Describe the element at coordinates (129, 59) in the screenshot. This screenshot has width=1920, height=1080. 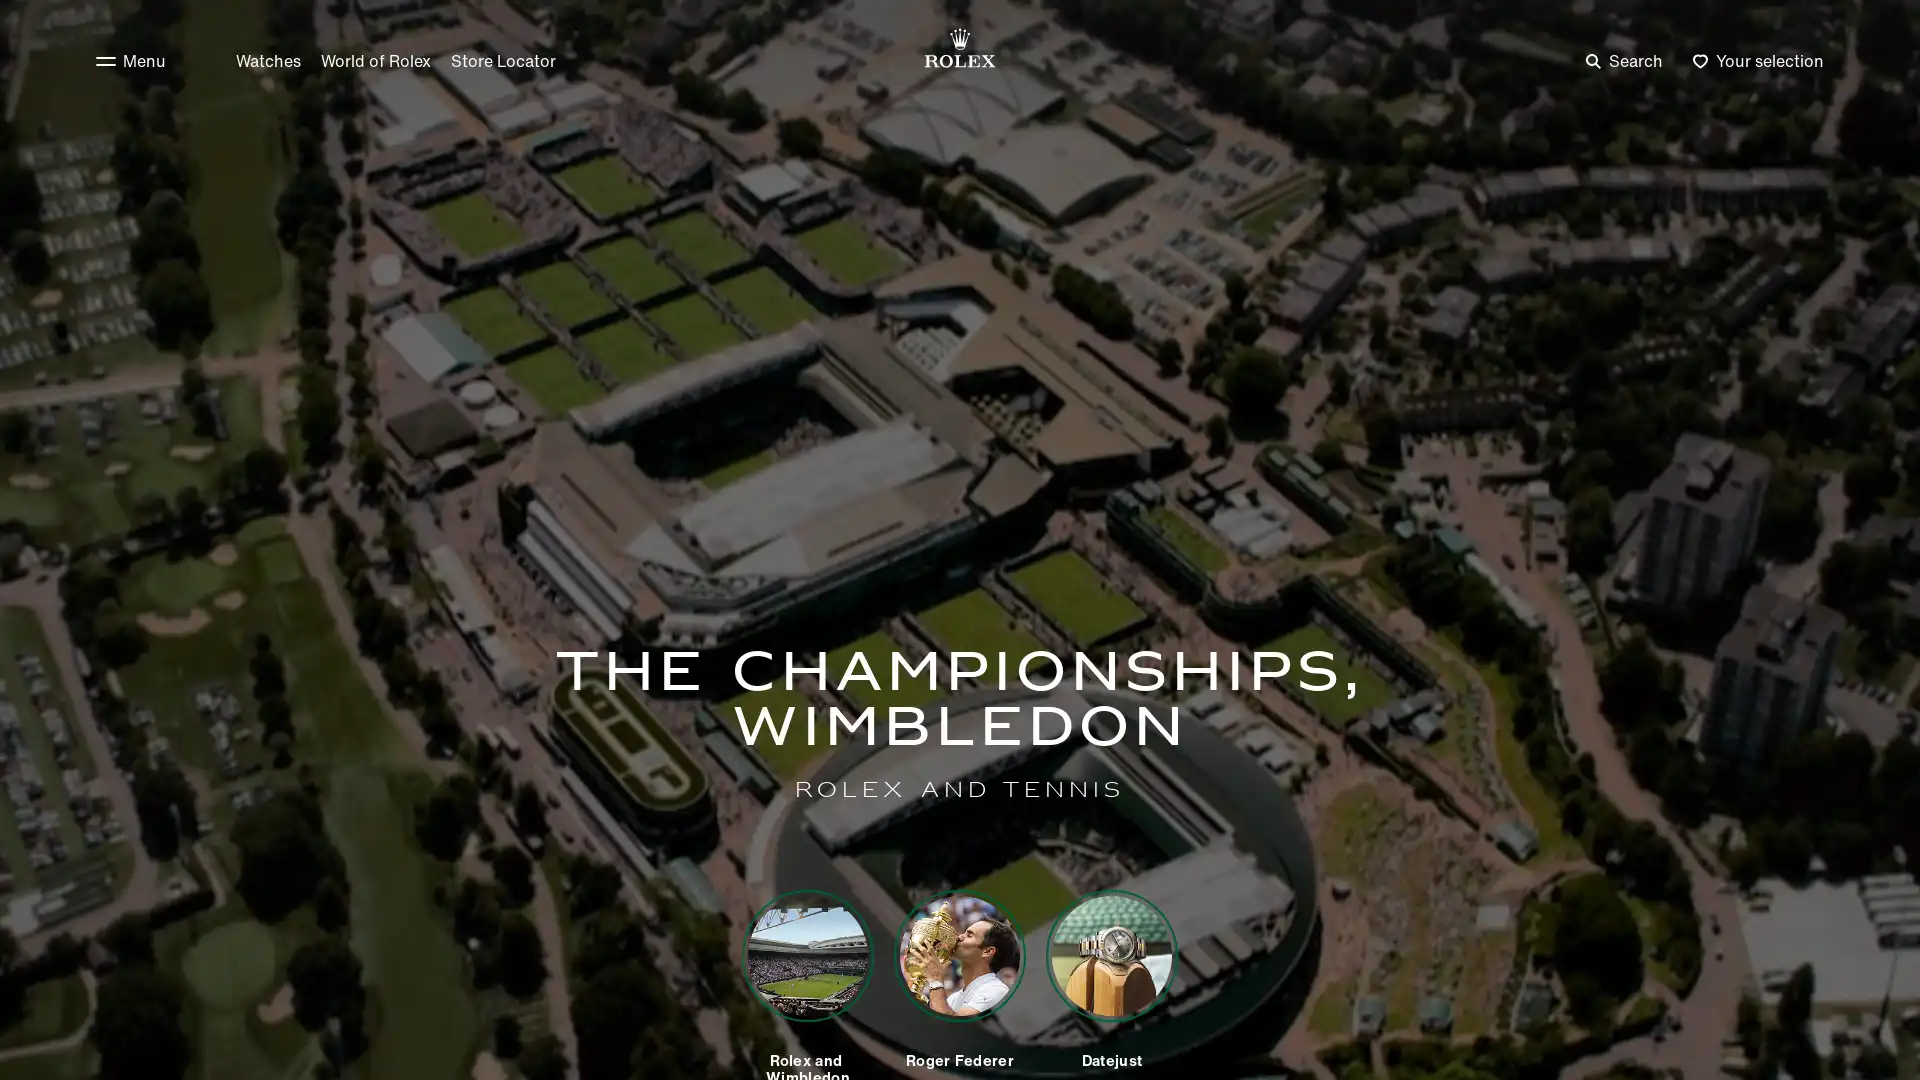
I see `Menu` at that location.